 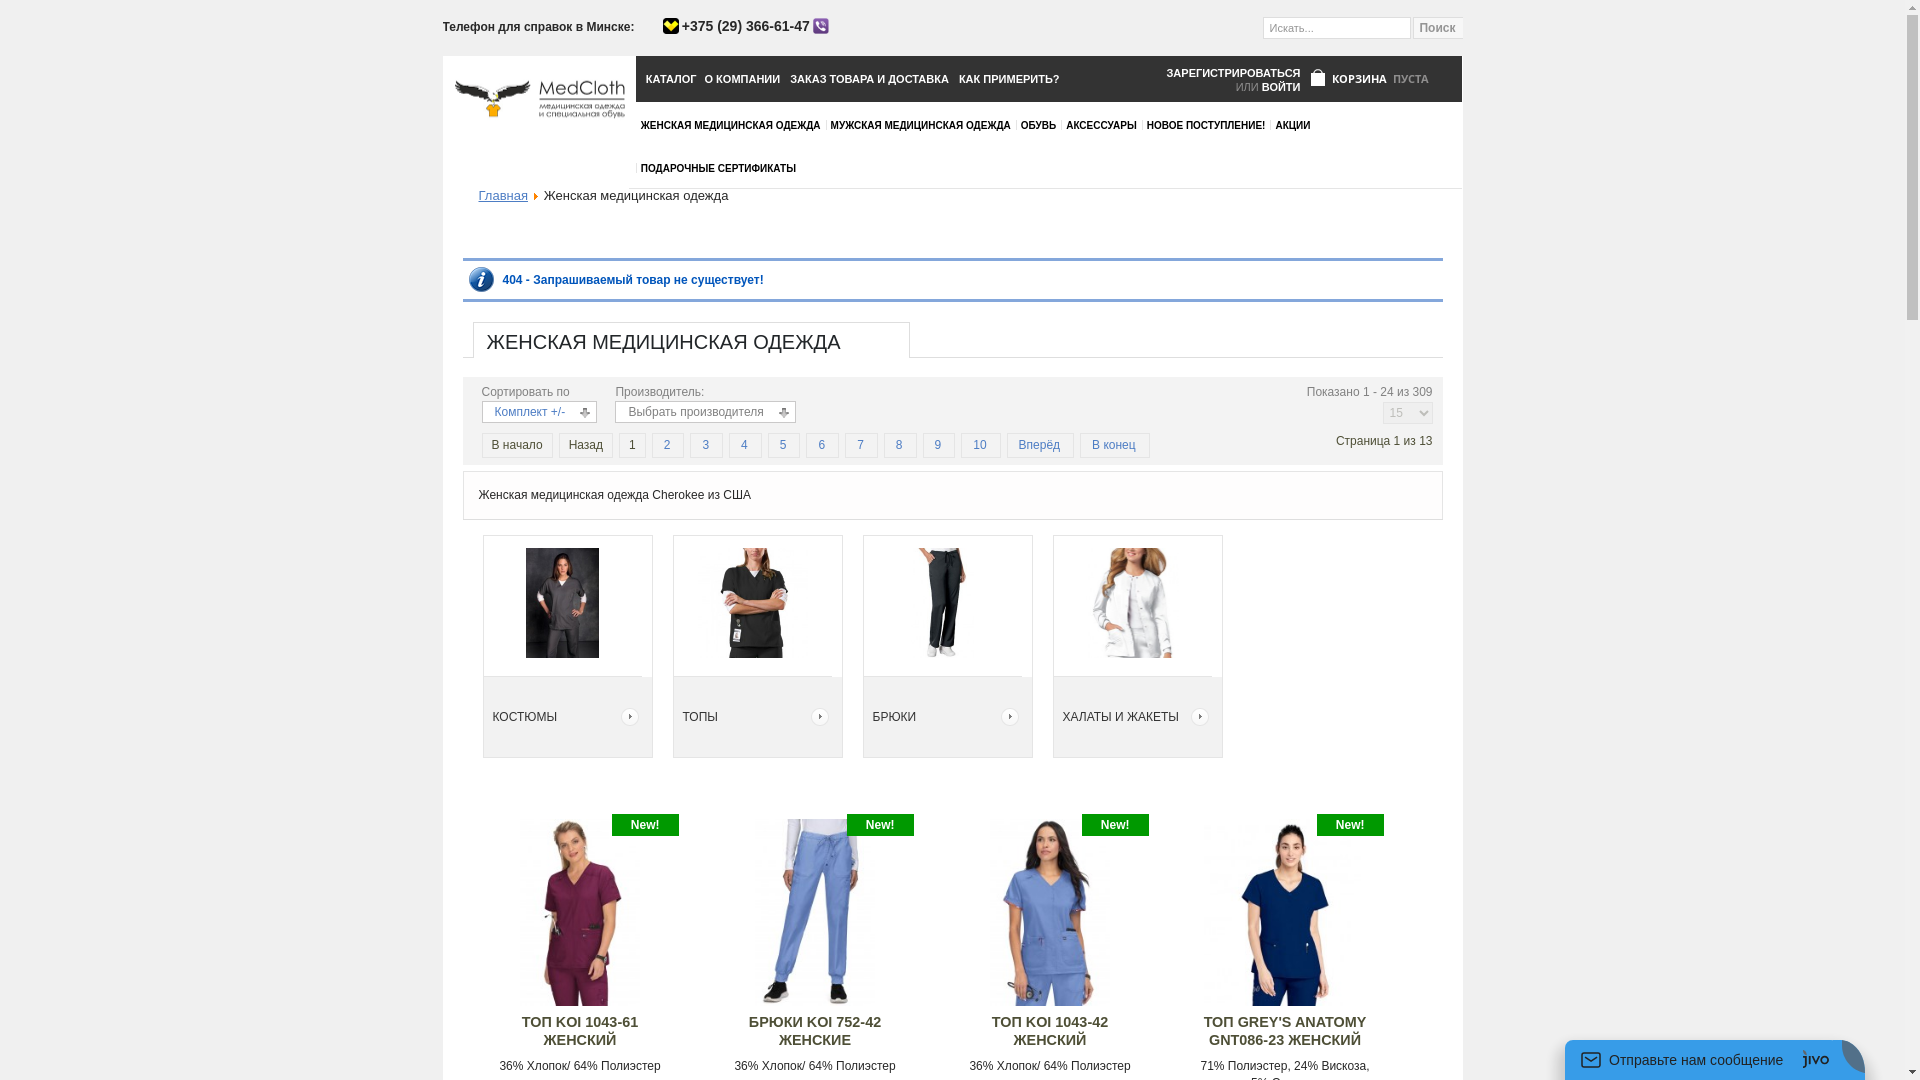 What do you see at coordinates (744, 26) in the screenshot?
I see `'+375 (29) 366-61-47'` at bounding box center [744, 26].